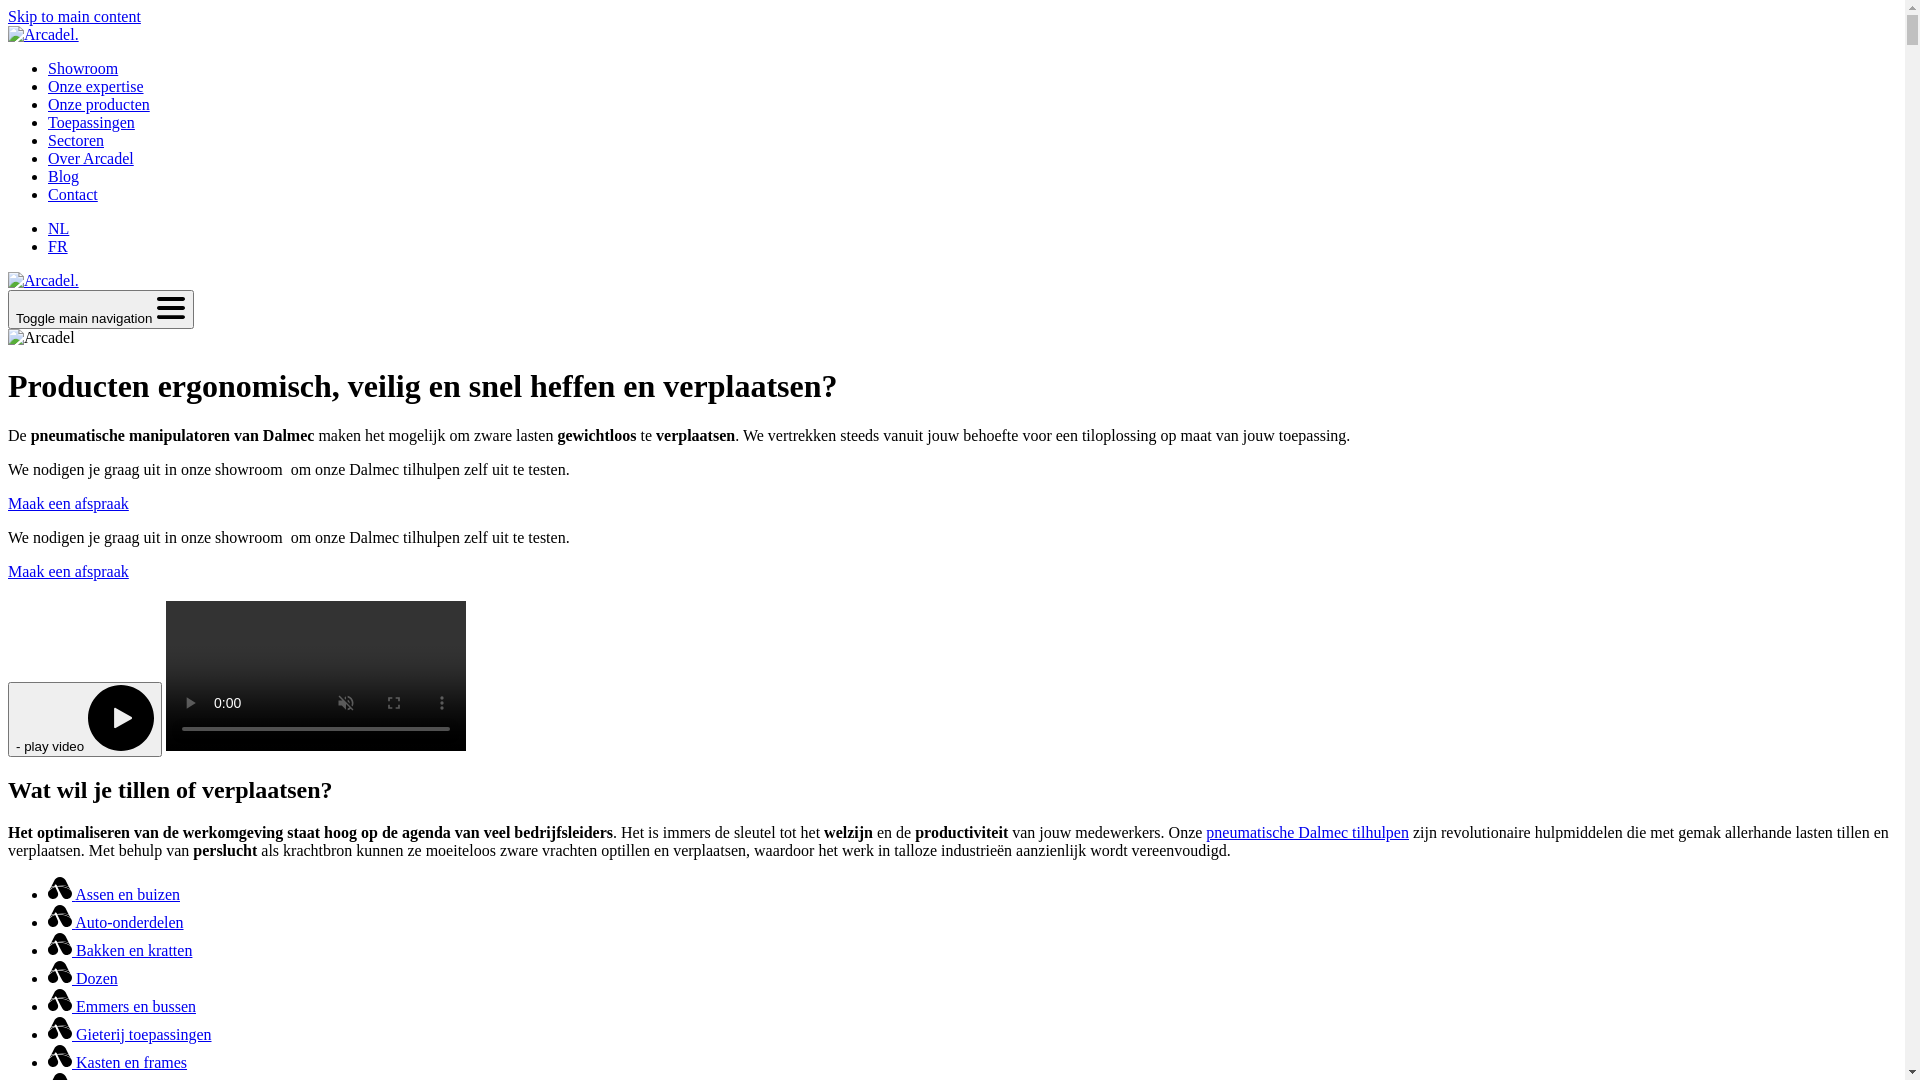 The width and height of the screenshot is (1920, 1080). I want to click on '- play video', so click(84, 718).